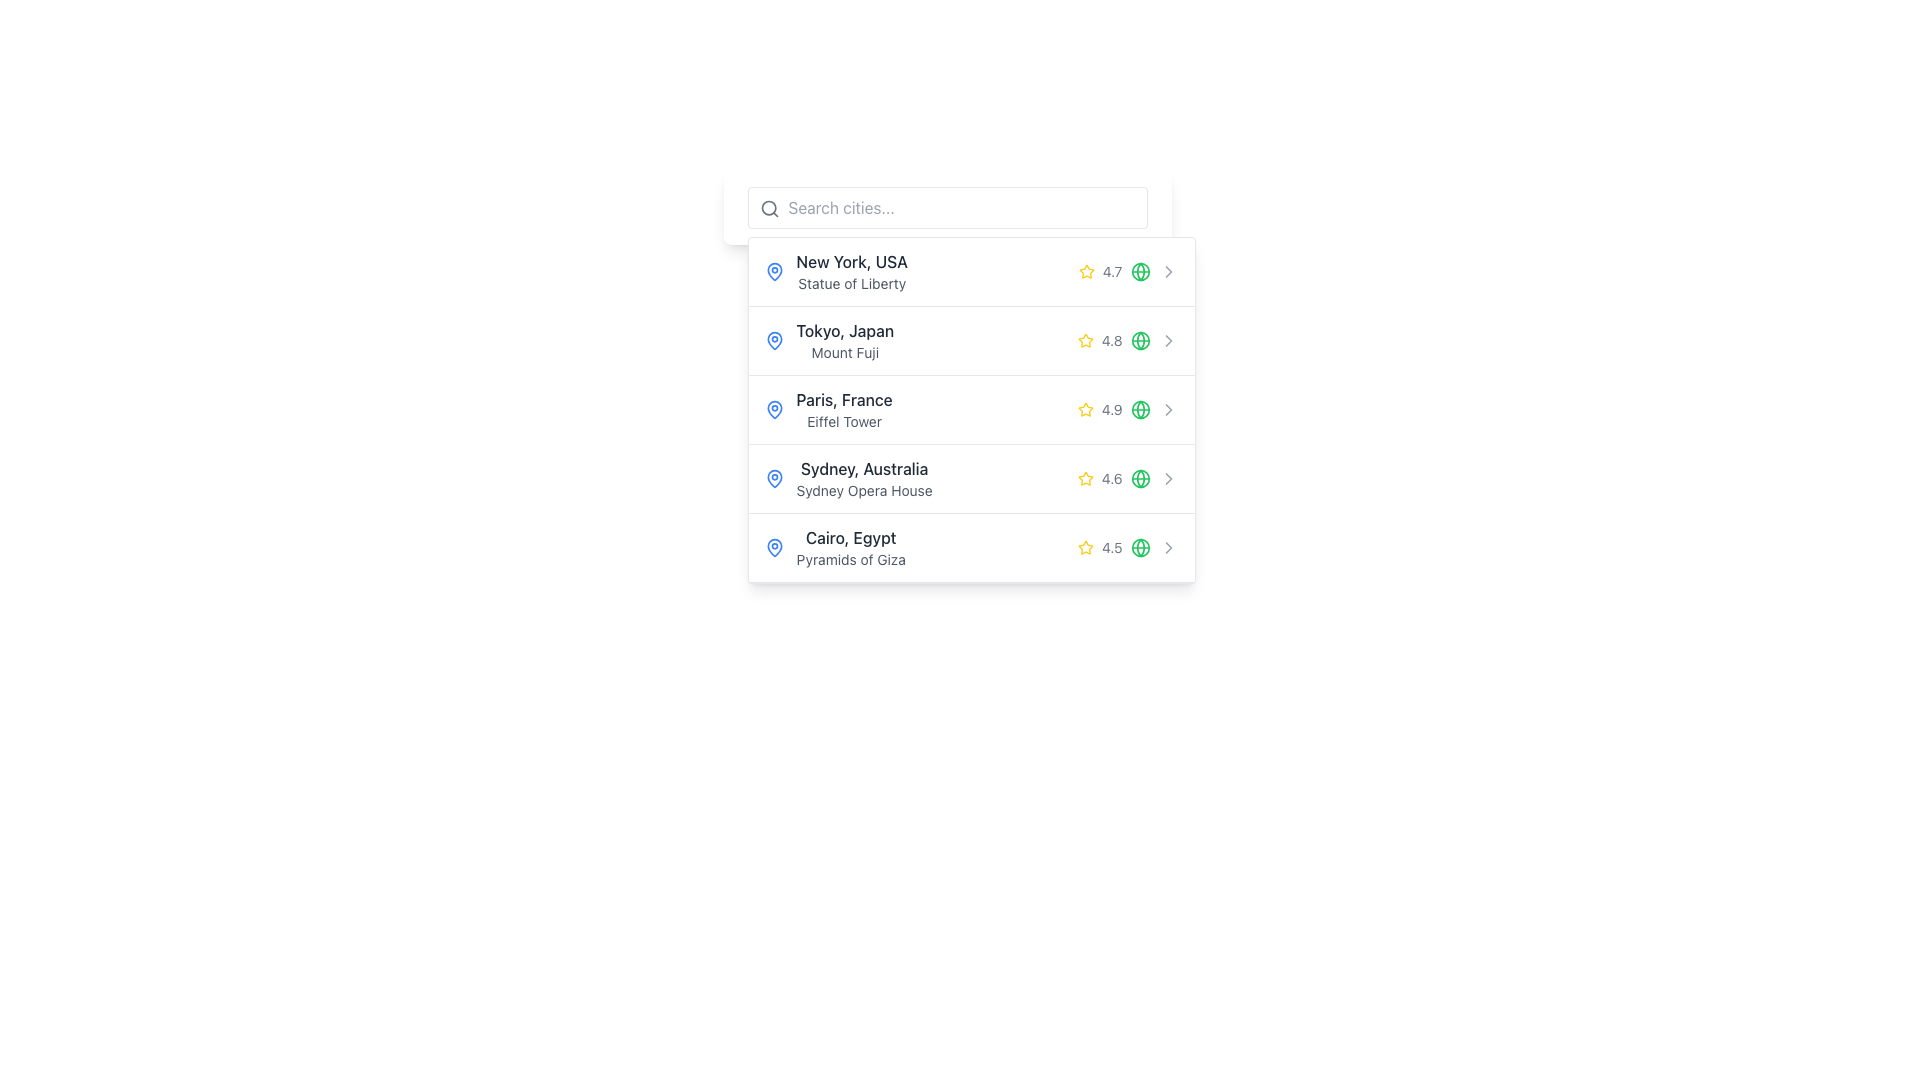  Describe the element at coordinates (851, 272) in the screenshot. I see `the text block that provides the name and brief description of a location, which is the first element in a vertical list adjacent to a blue location icon` at that location.